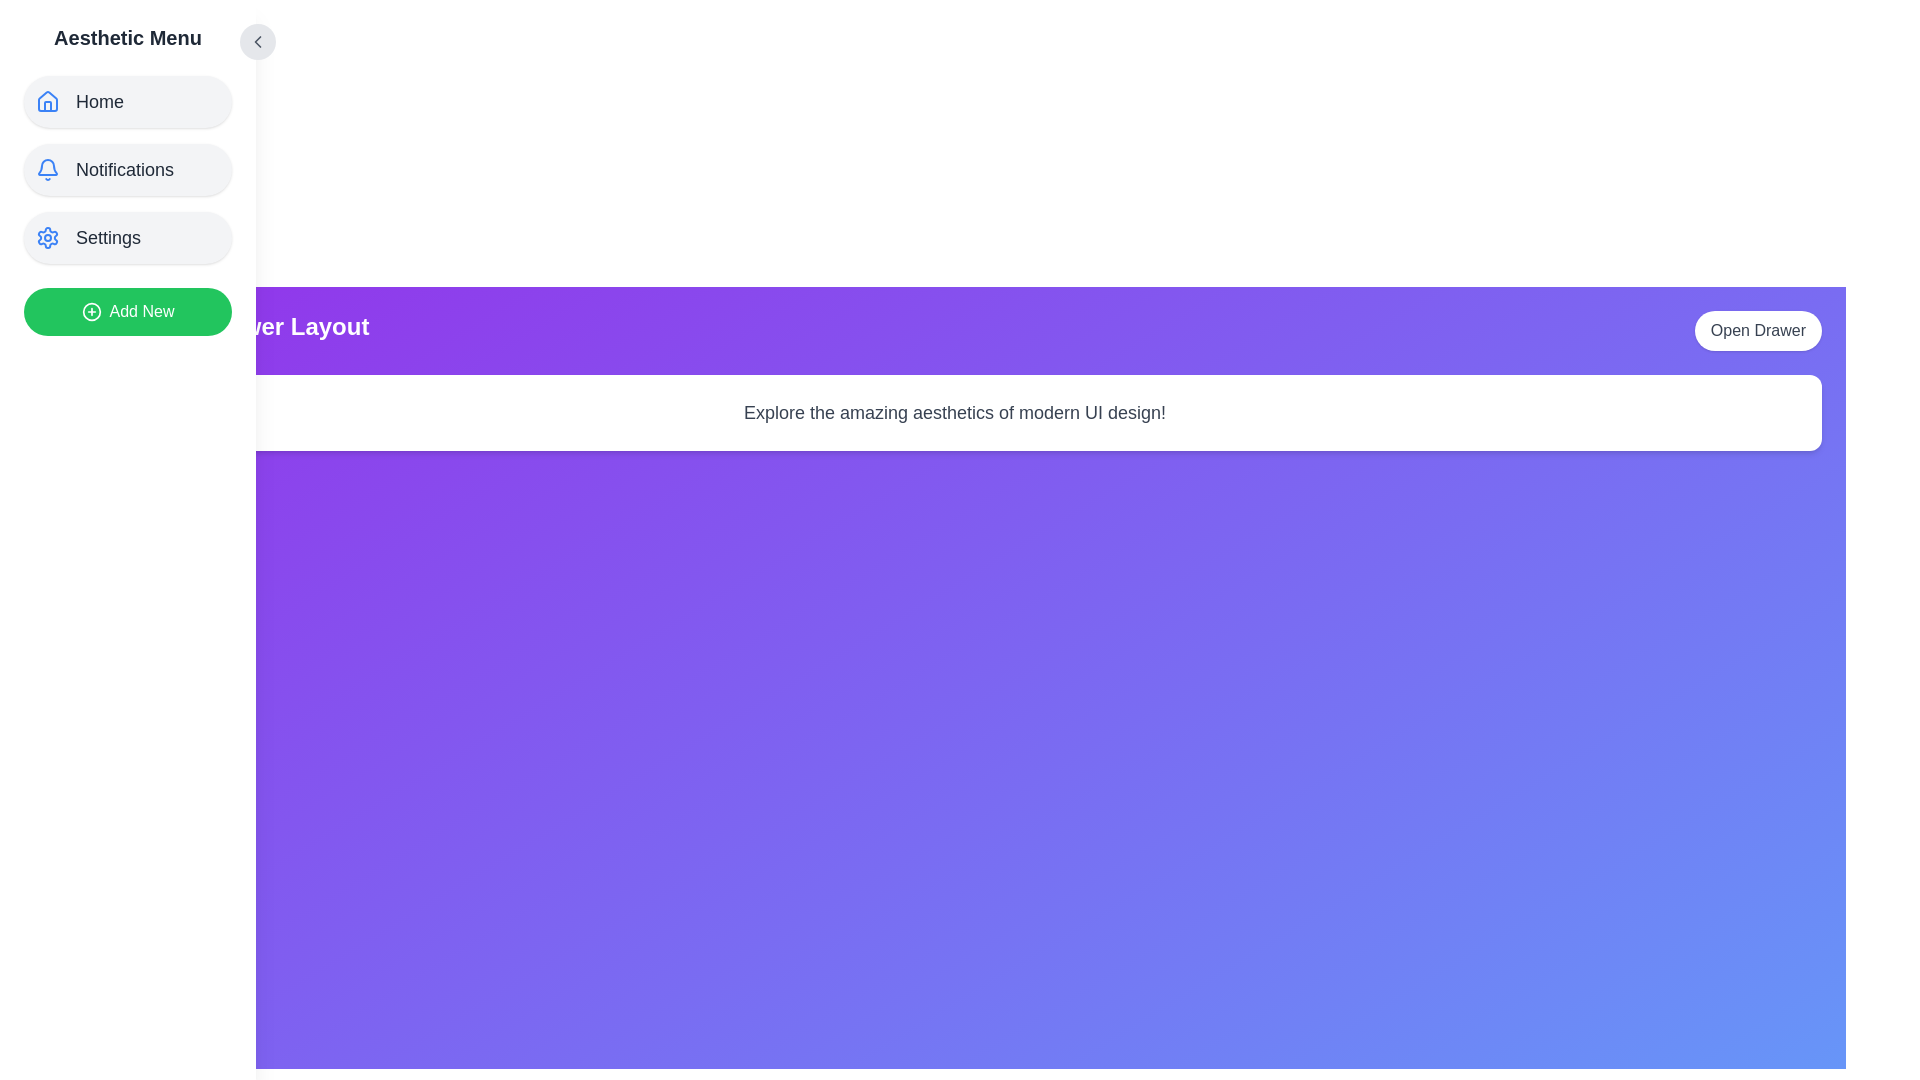  I want to click on the green button labeled 'Add New' located in the left sidebar menu, situated below the 'Settings' menu item, so click(141, 312).